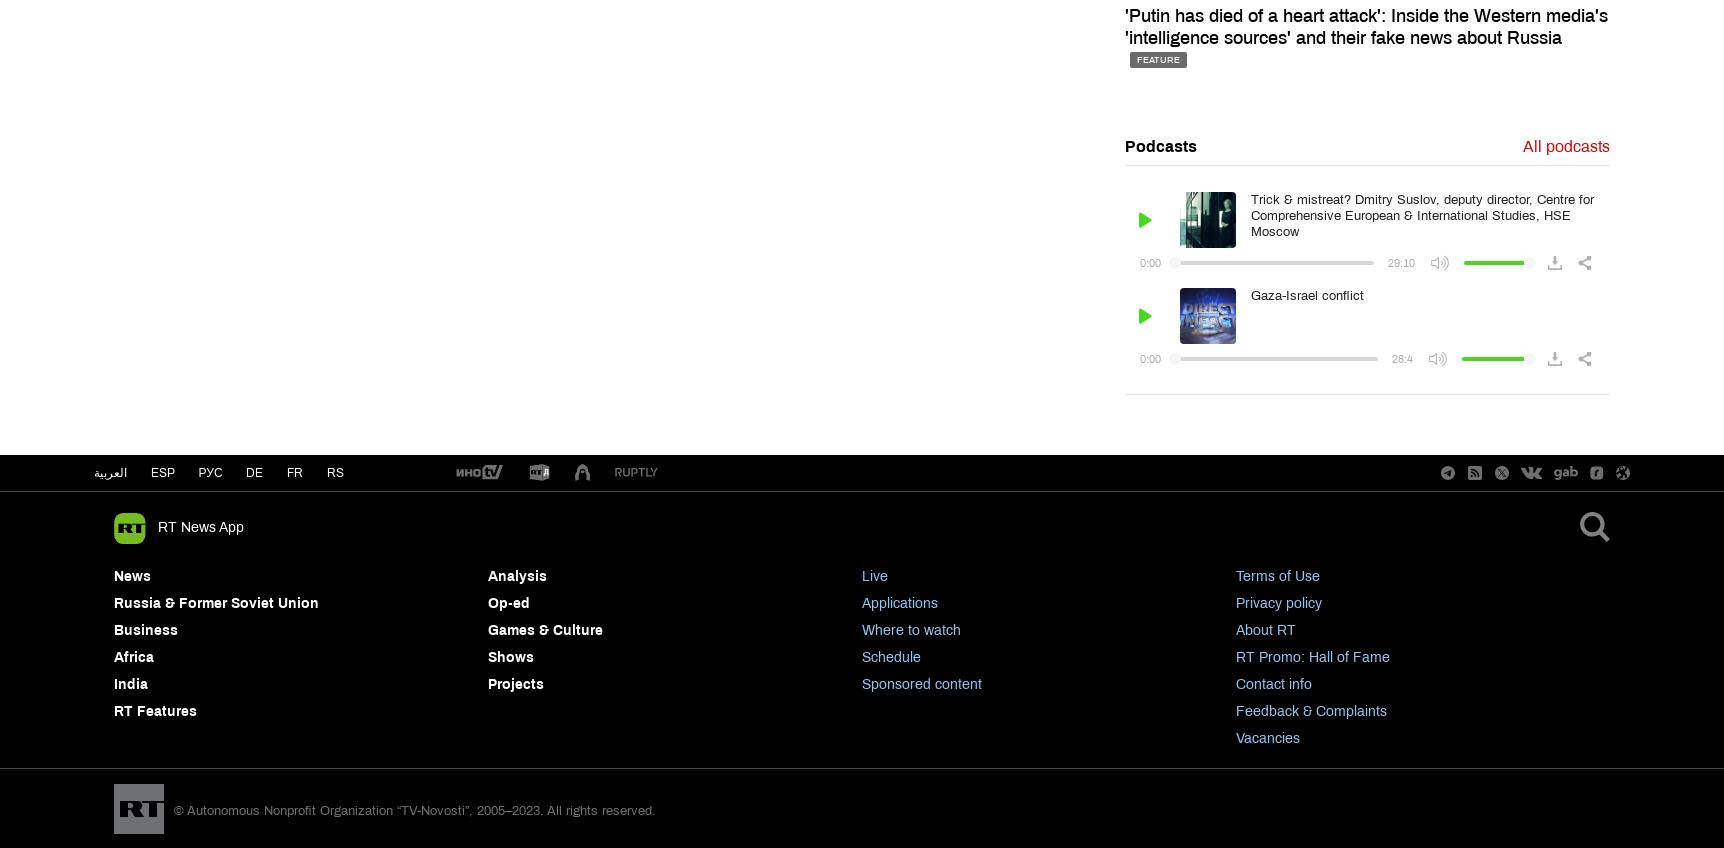 The image size is (1724, 848). I want to click on 'India', so click(130, 683).